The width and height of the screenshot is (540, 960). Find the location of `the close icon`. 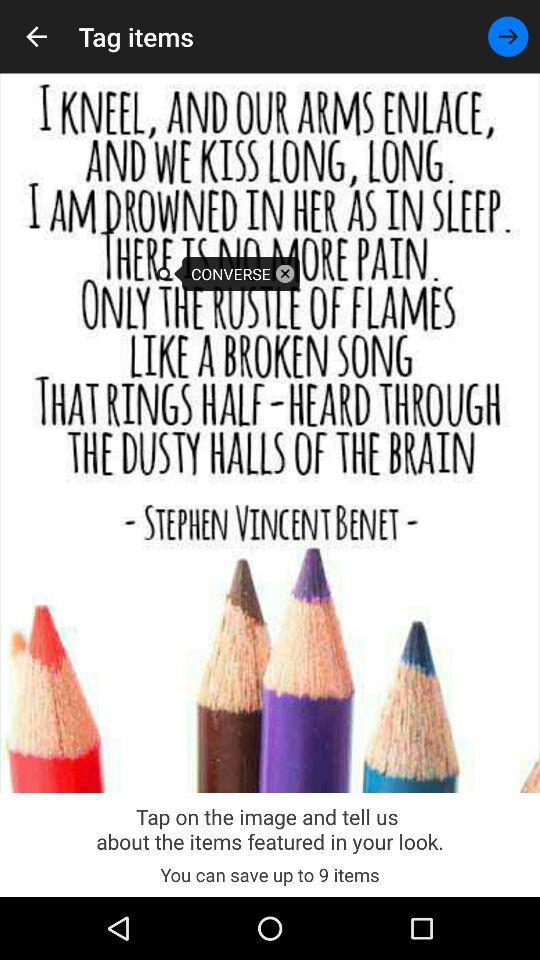

the close icon is located at coordinates (284, 272).